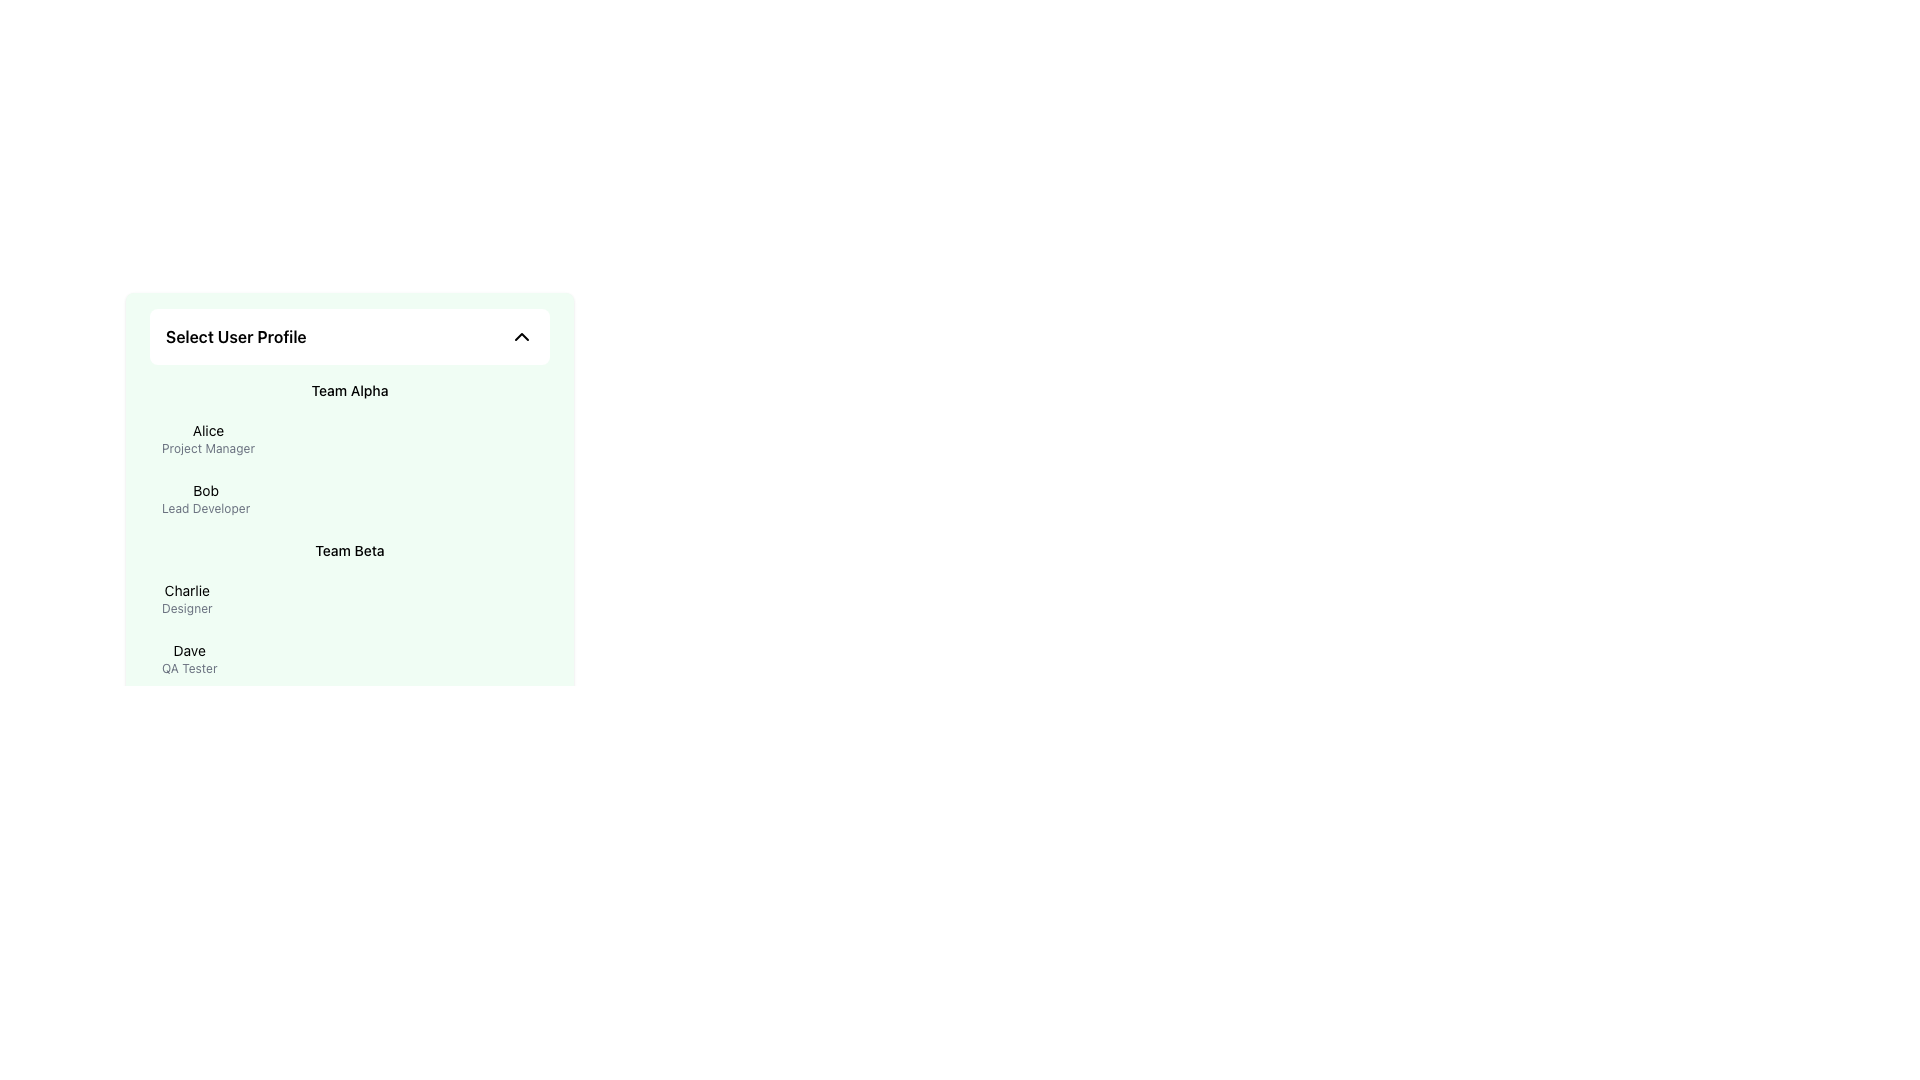  Describe the element at coordinates (189, 659) in the screenshot. I see `the text display element showing 'Dave' and 'QA Tester', which is part of the 'Team Beta' section, located below 'Charlie Designer'` at that location.